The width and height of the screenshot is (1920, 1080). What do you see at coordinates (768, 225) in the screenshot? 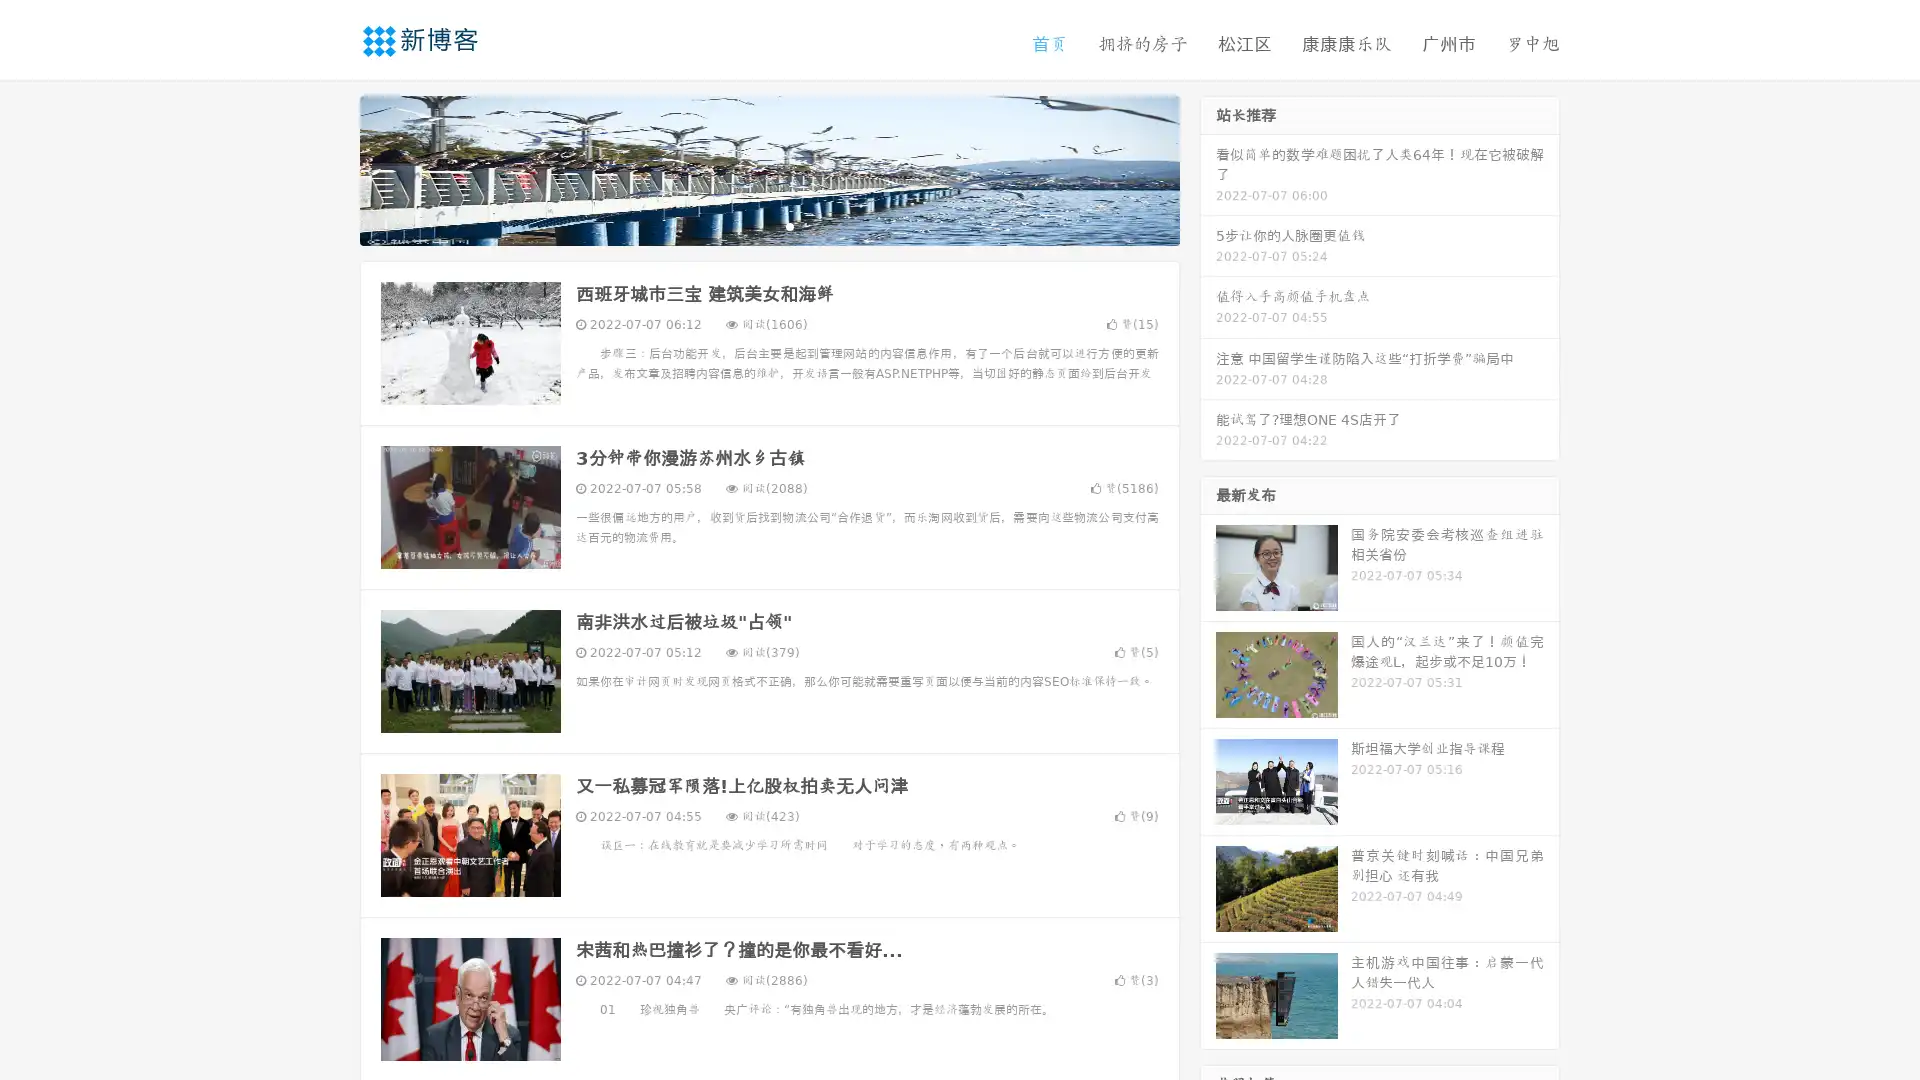
I see `Go to slide 2` at bounding box center [768, 225].